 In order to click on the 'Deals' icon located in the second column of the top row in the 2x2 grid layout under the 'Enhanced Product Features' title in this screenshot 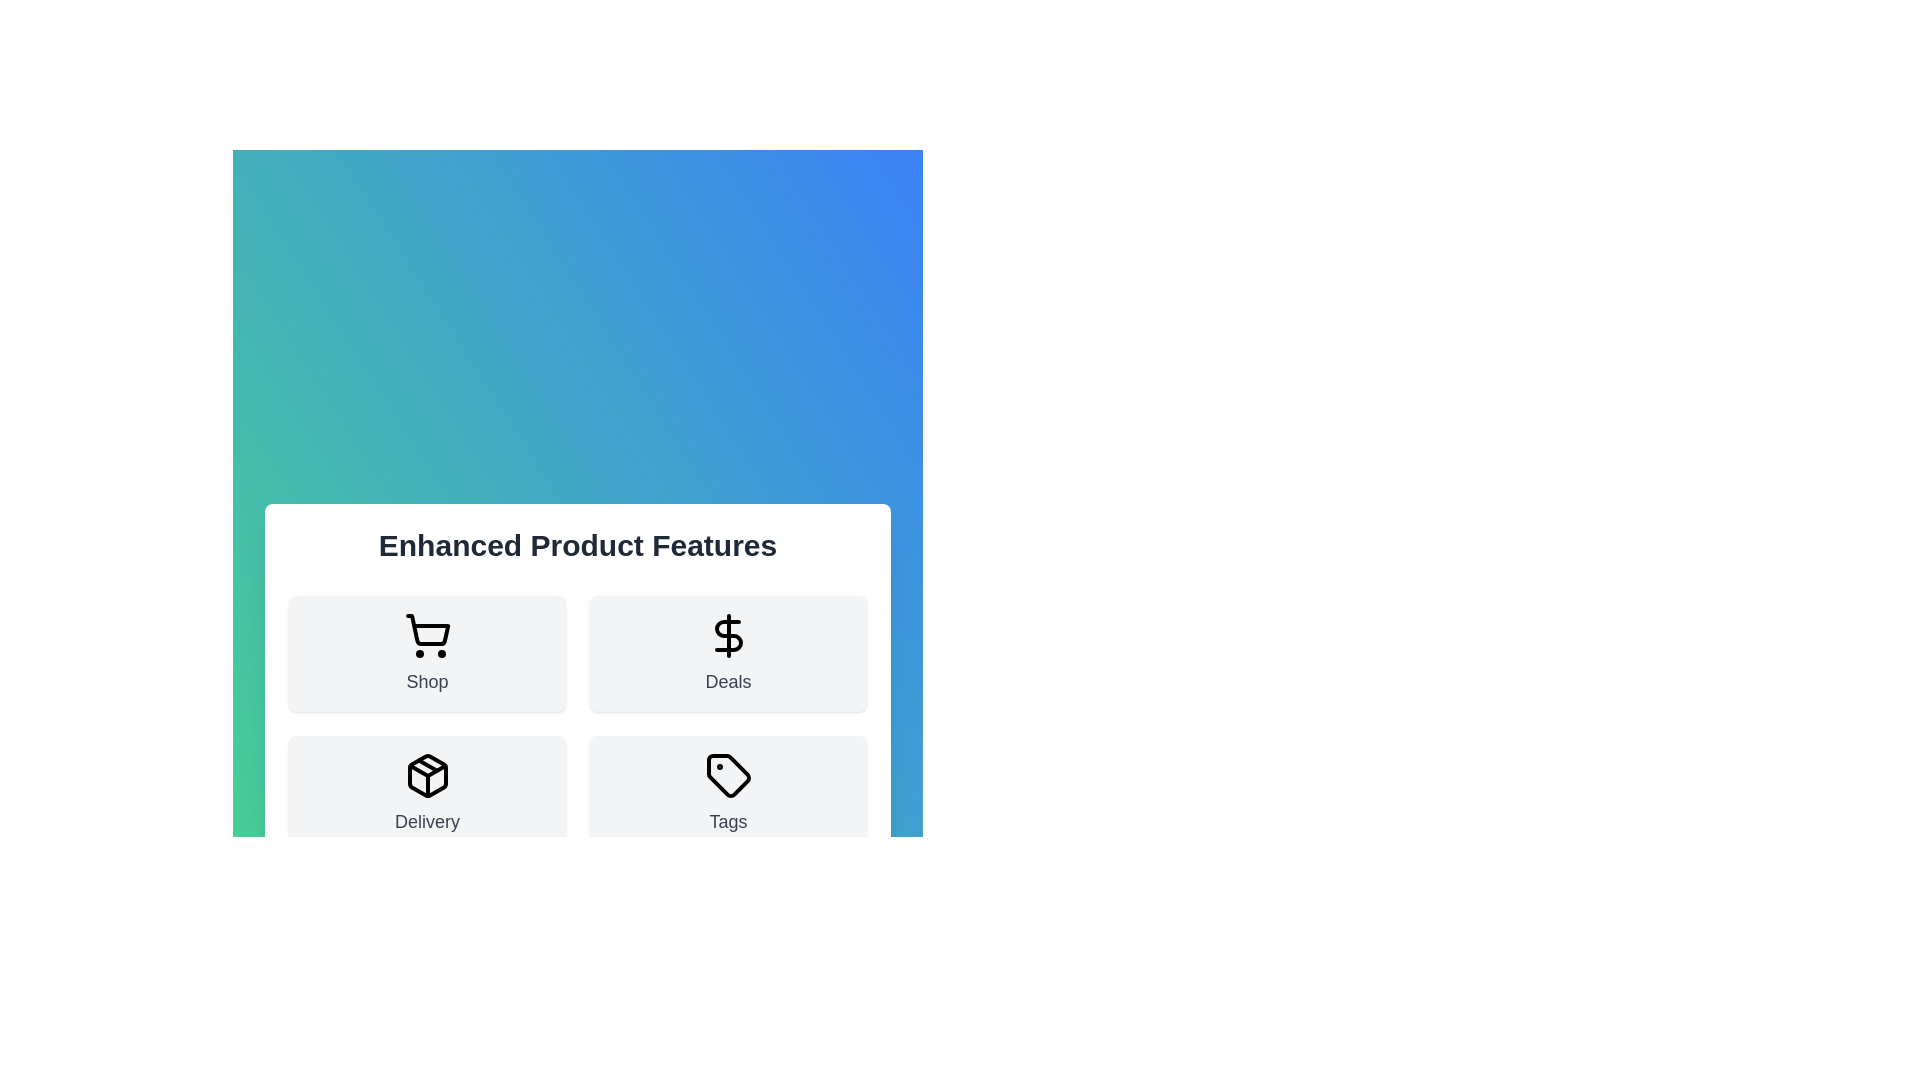, I will do `click(727, 636)`.